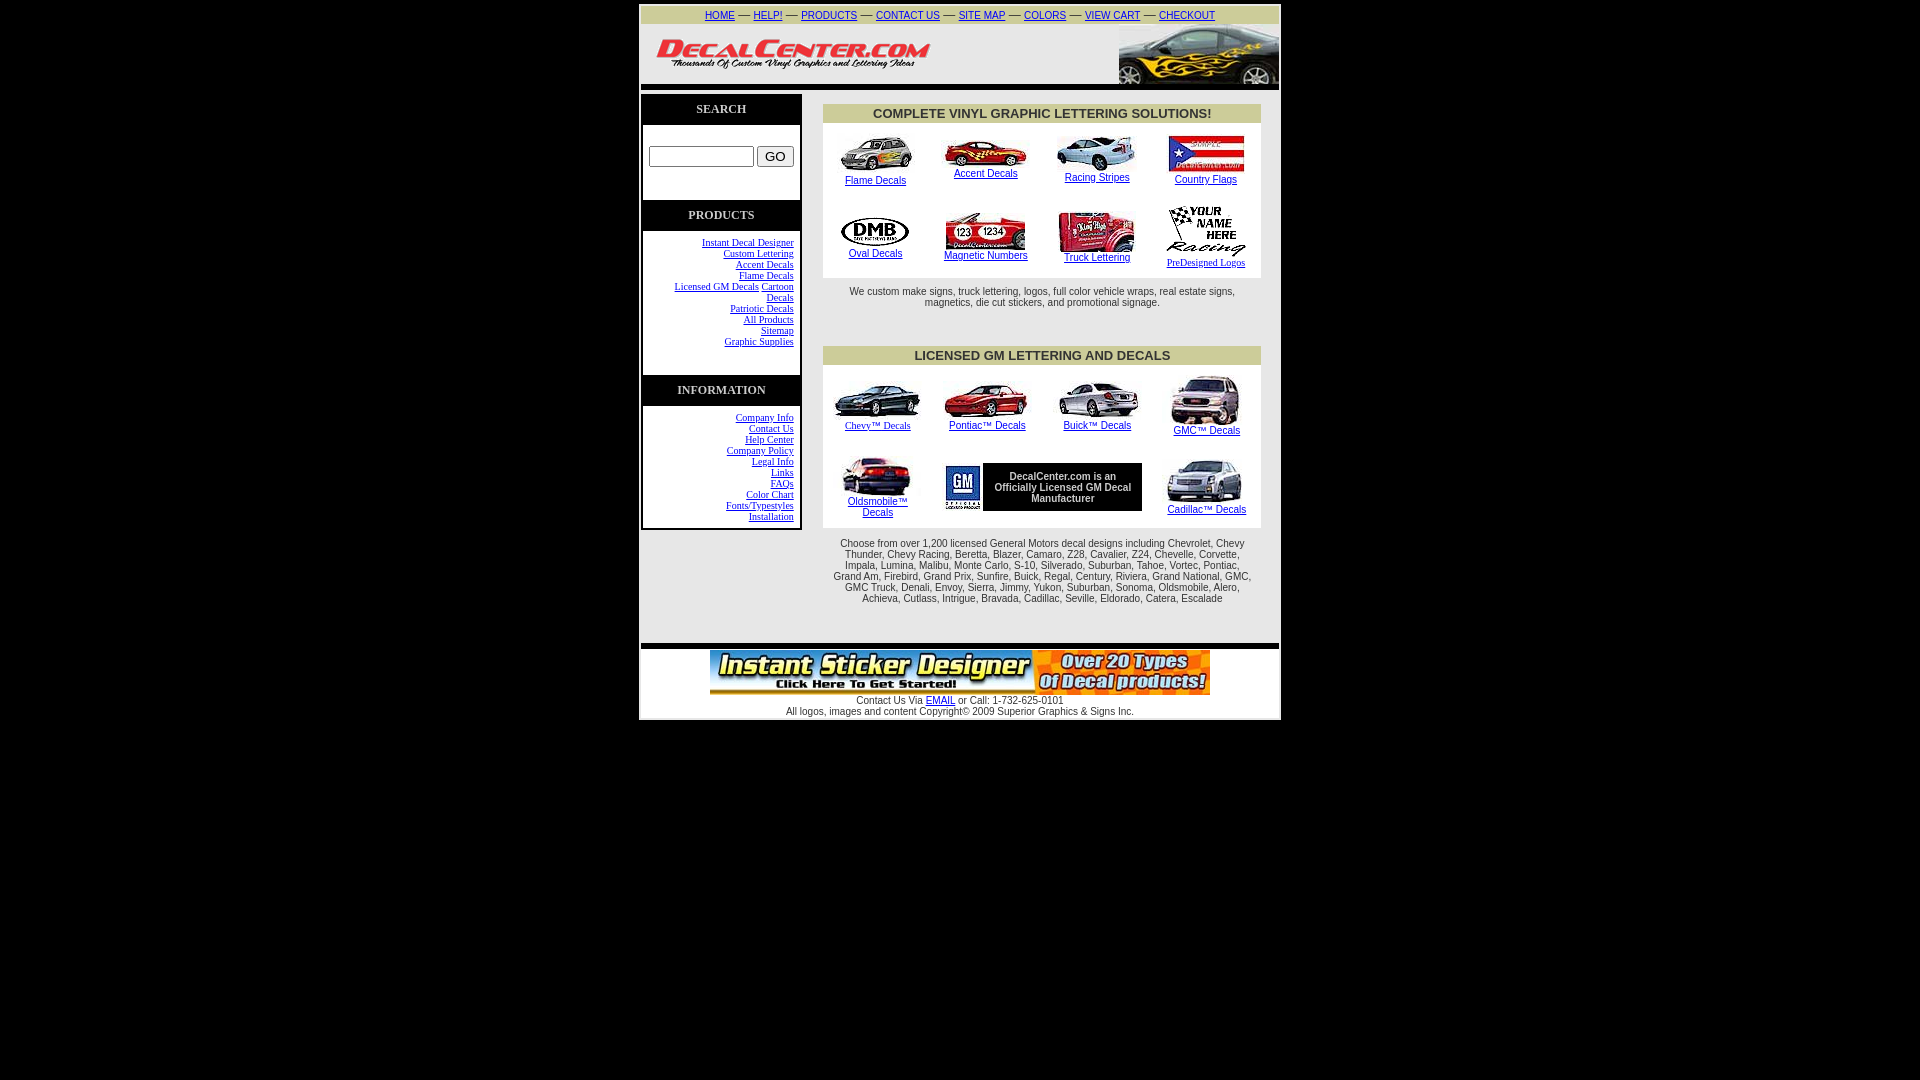 The height and width of the screenshot is (1080, 1920). Describe the element at coordinates (1186, 15) in the screenshot. I see `'CHECKOUT'` at that location.